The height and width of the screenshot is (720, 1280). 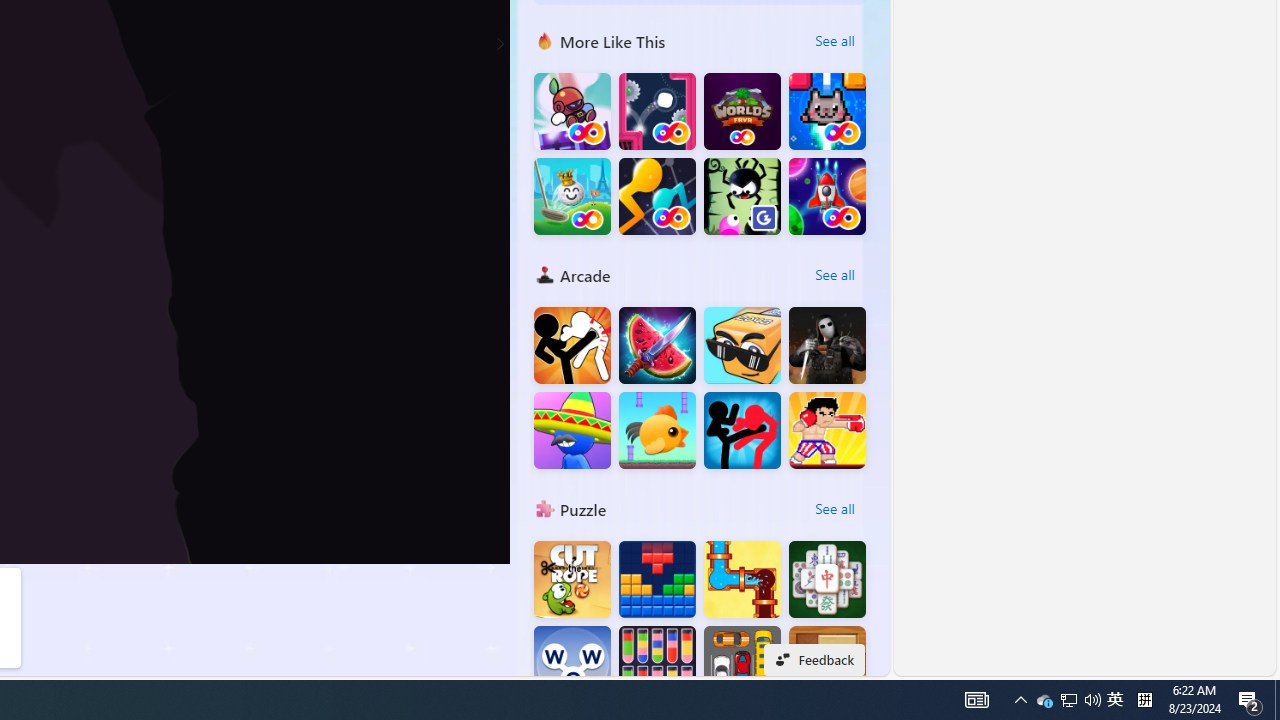 I want to click on 'Boxing fighter : Super punch', so click(x=827, y=429).